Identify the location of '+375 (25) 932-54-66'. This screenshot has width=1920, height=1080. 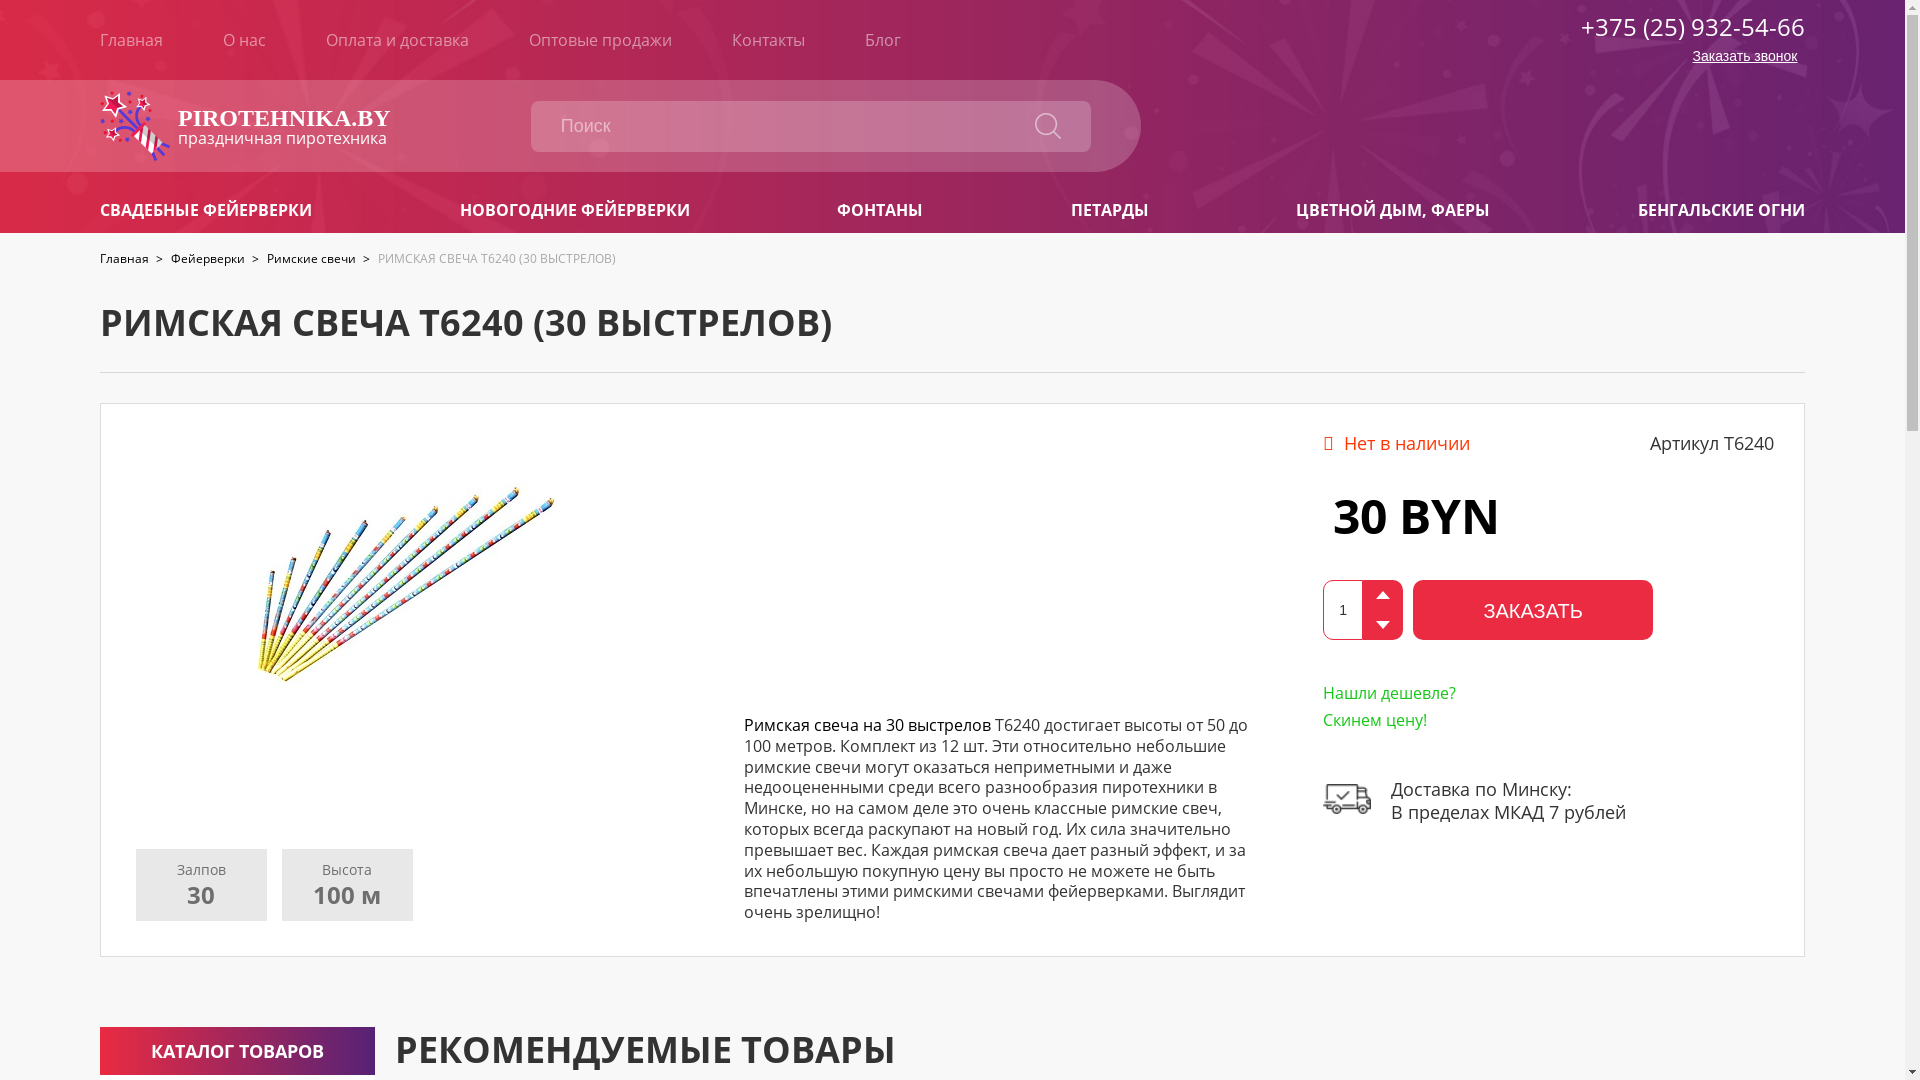
(1692, 27).